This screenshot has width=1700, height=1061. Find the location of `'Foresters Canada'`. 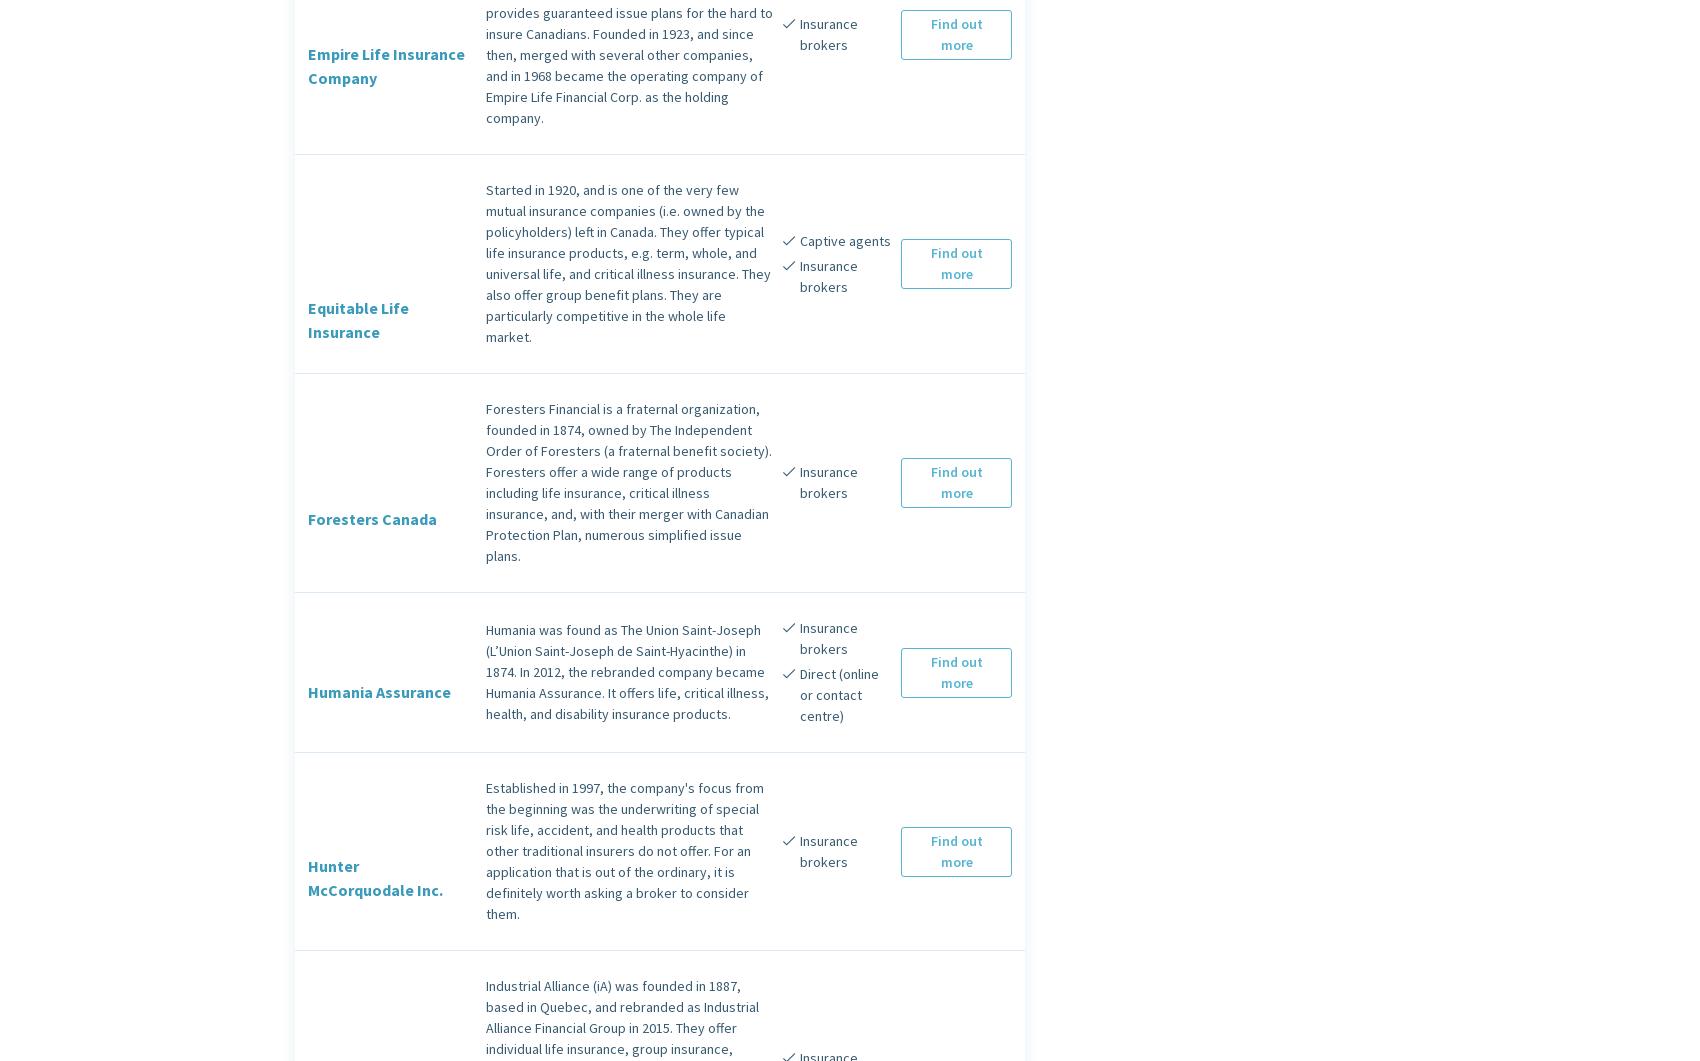

'Foresters Canada' is located at coordinates (371, 519).